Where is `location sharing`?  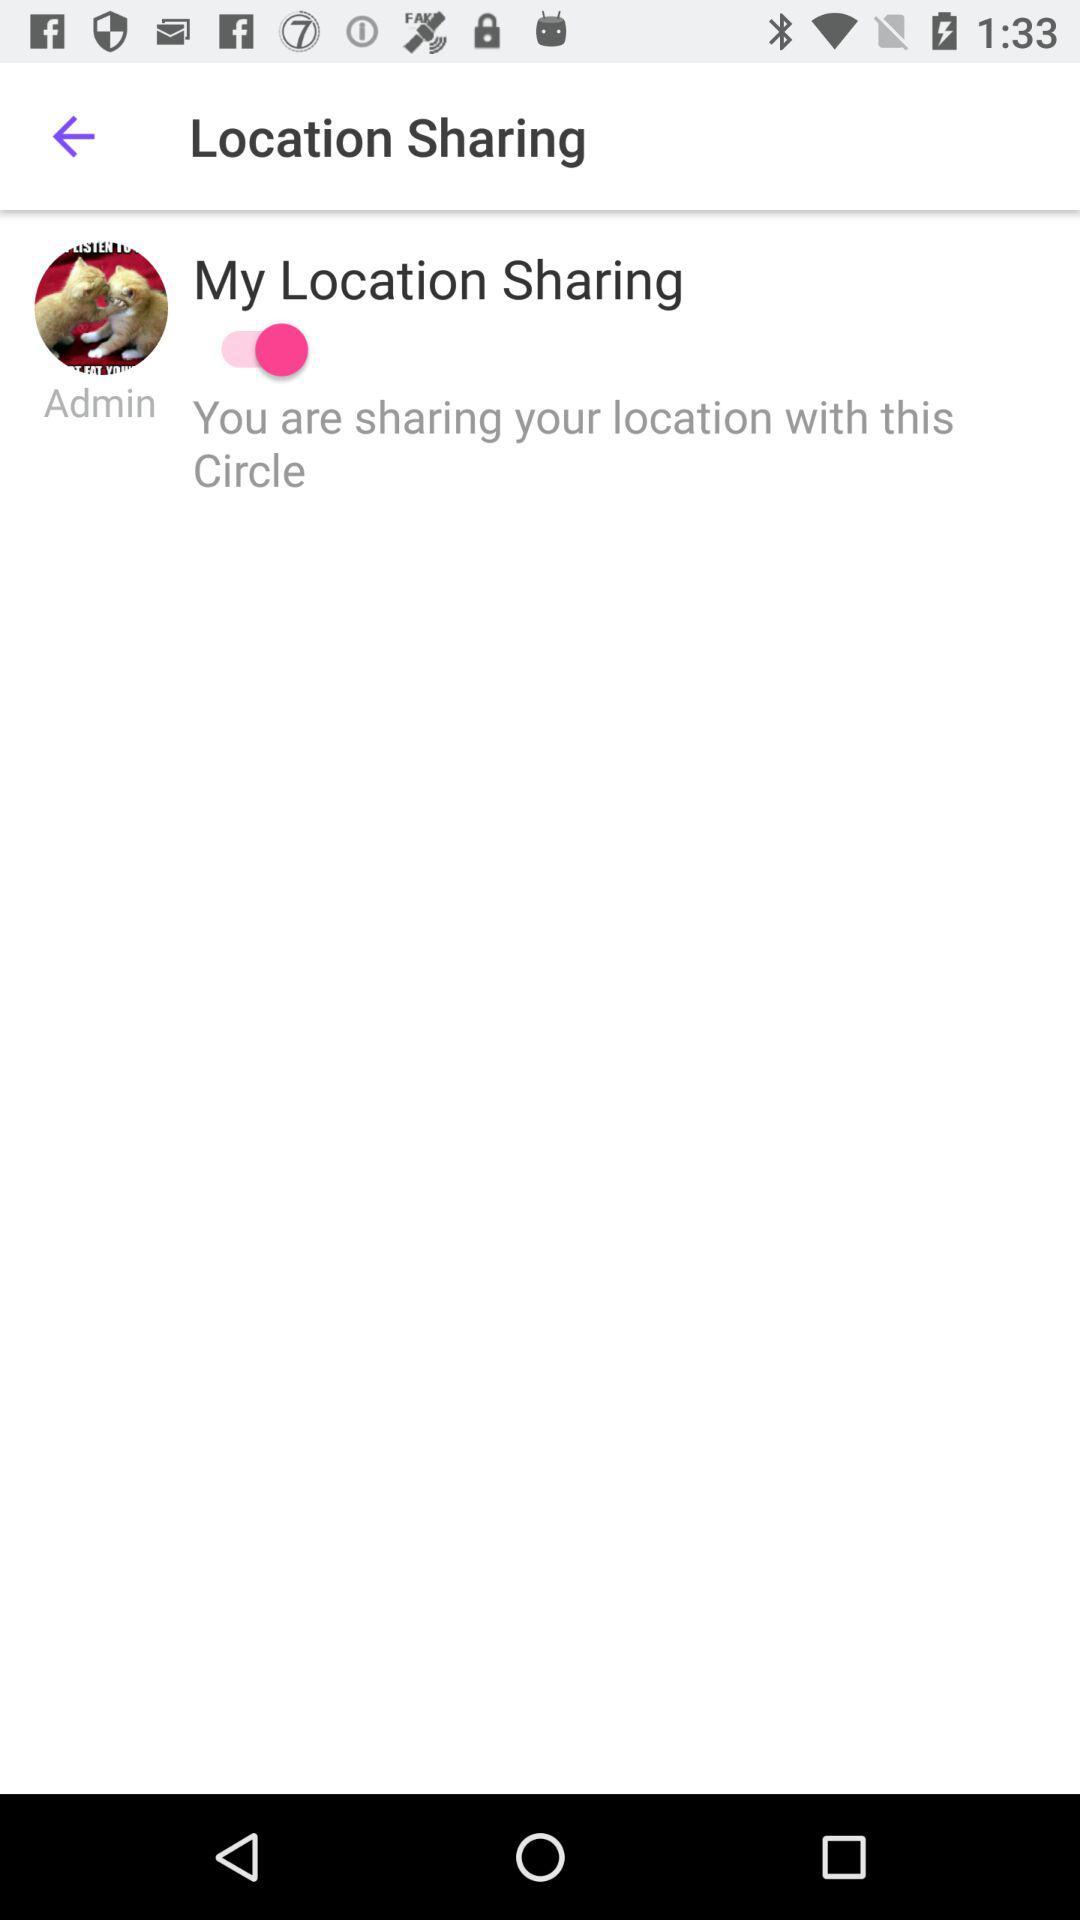
location sharing is located at coordinates (253, 349).